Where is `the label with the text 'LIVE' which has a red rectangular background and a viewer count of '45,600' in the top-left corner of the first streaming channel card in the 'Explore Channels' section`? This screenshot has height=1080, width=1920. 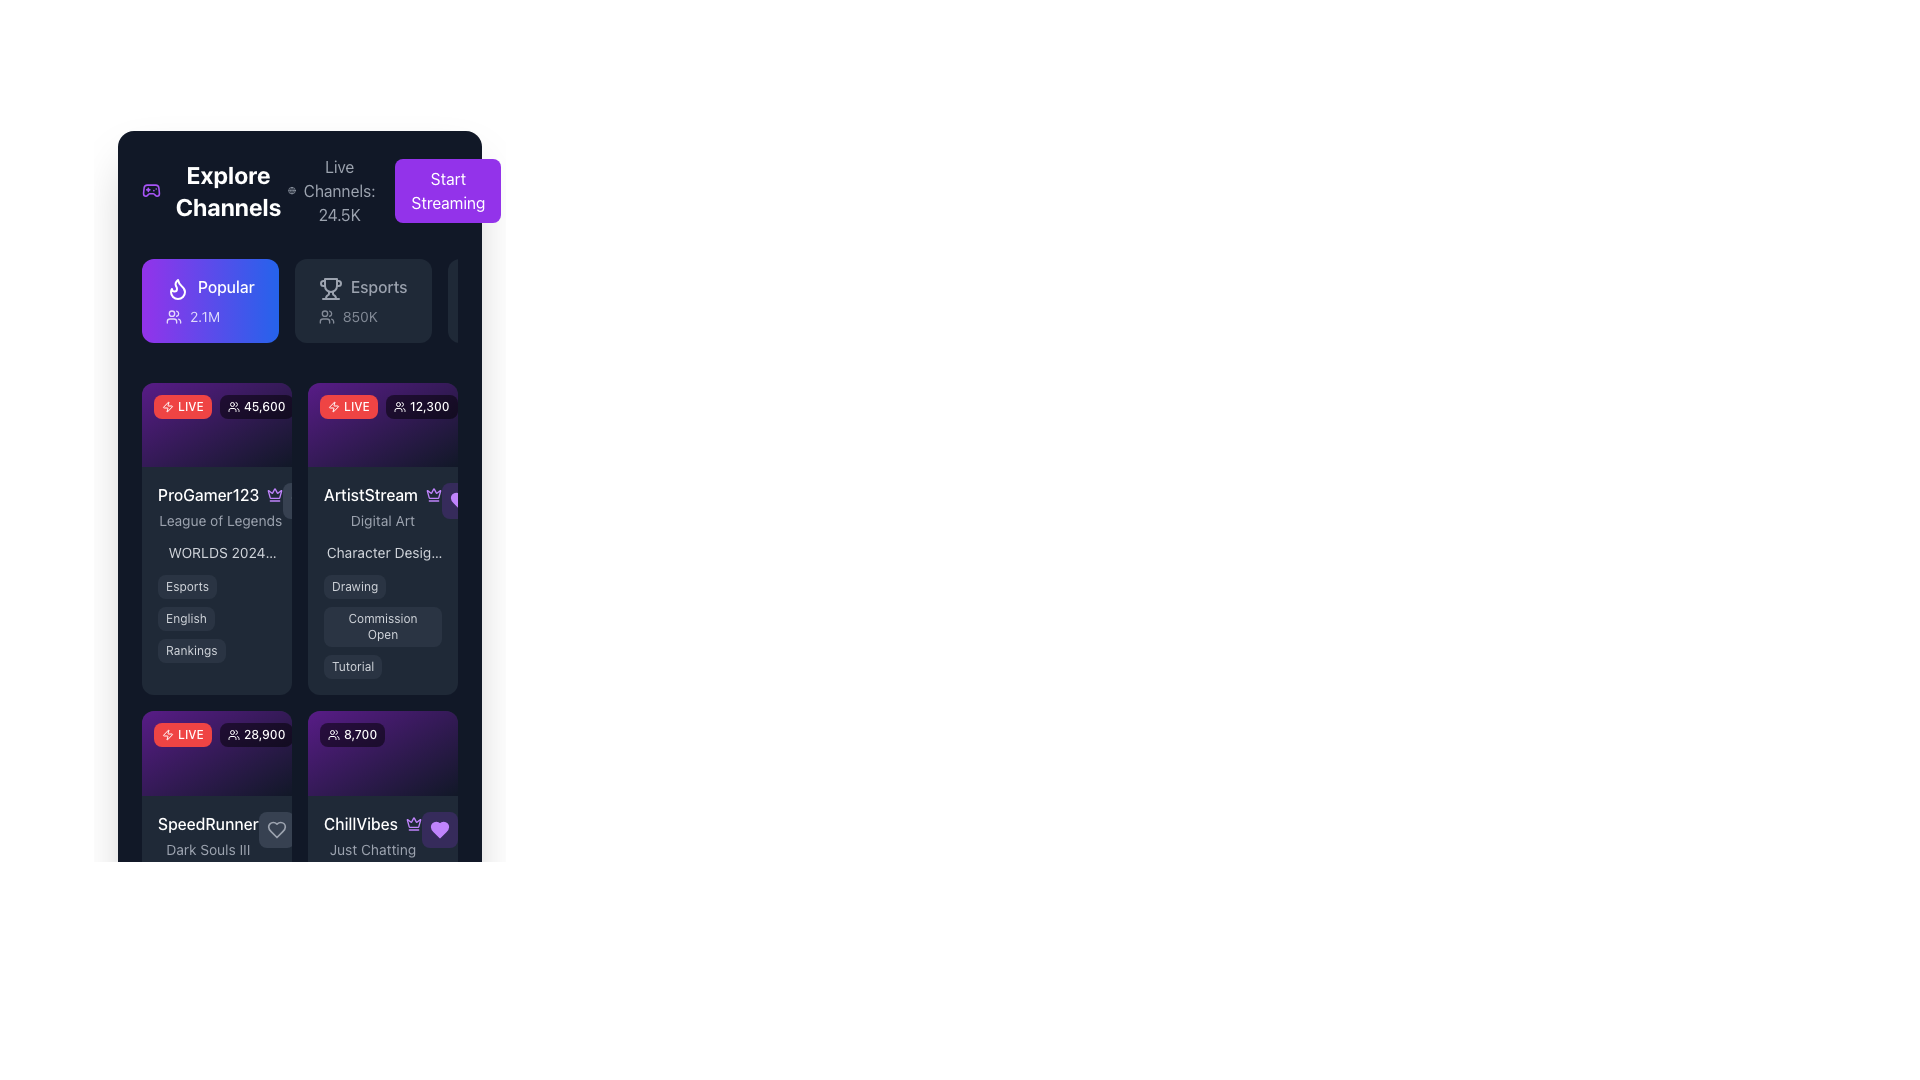 the label with the text 'LIVE' which has a red rectangular background and a viewer count of '45,600' in the top-left corner of the first streaming channel card in the 'Explore Channels' section is located at coordinates (223, 406).